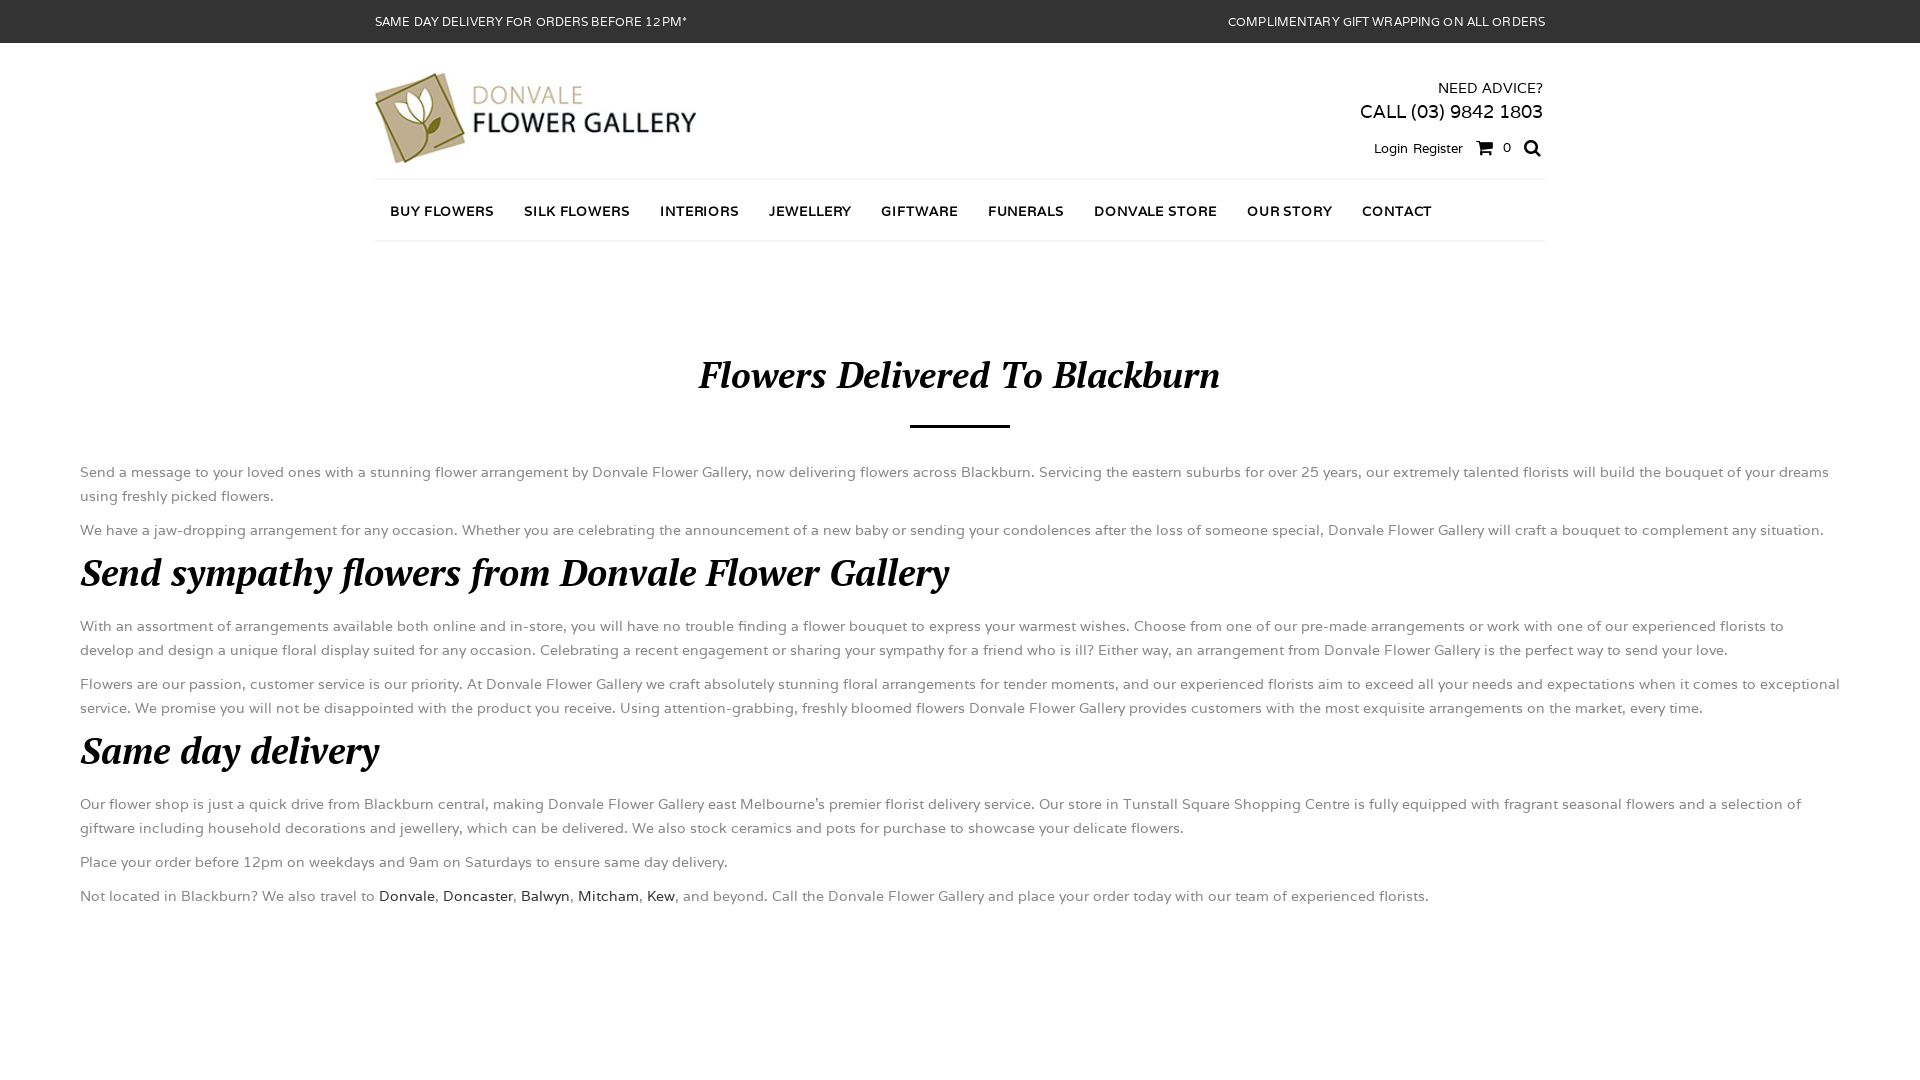  What do you see at coordinates (1390, 147) in the screenshot?
I see `'Login'` at bounding box center [1390, 147].